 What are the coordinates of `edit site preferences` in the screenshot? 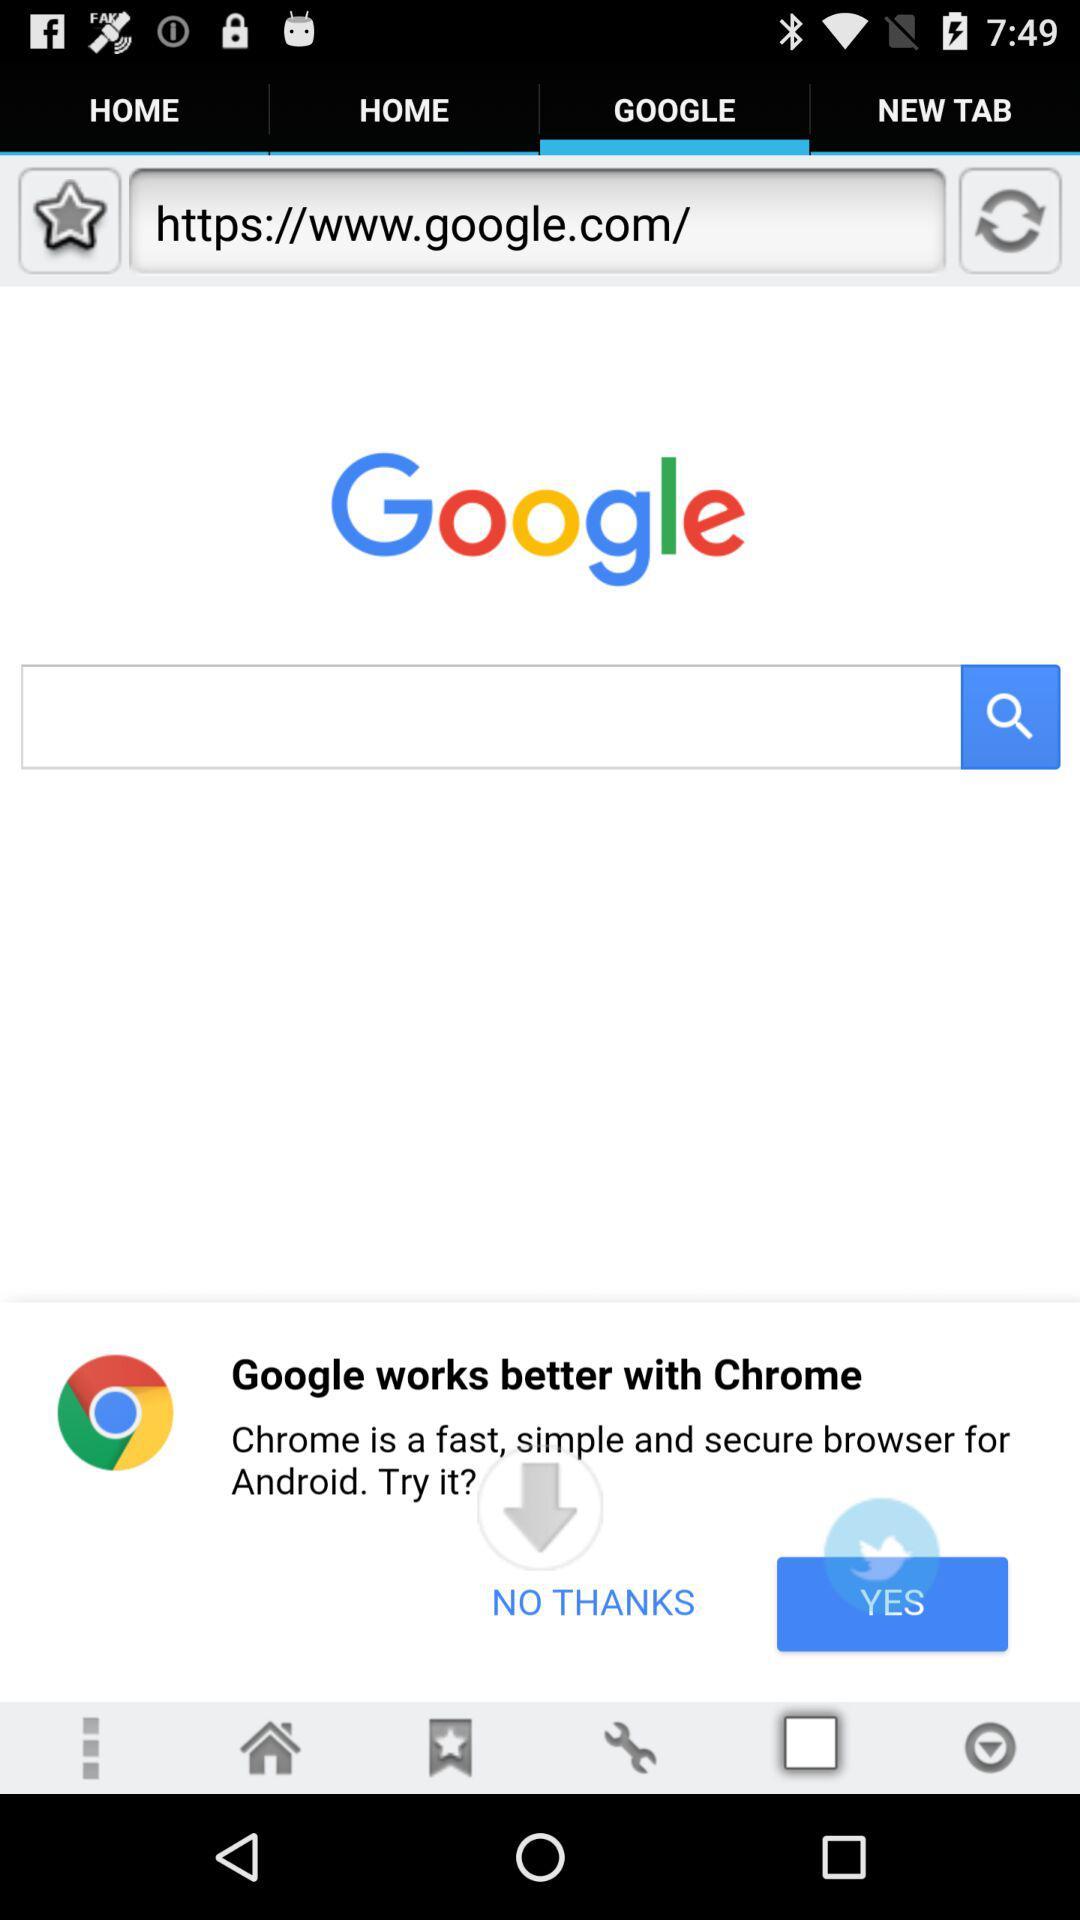 It's located at (628, 1746).